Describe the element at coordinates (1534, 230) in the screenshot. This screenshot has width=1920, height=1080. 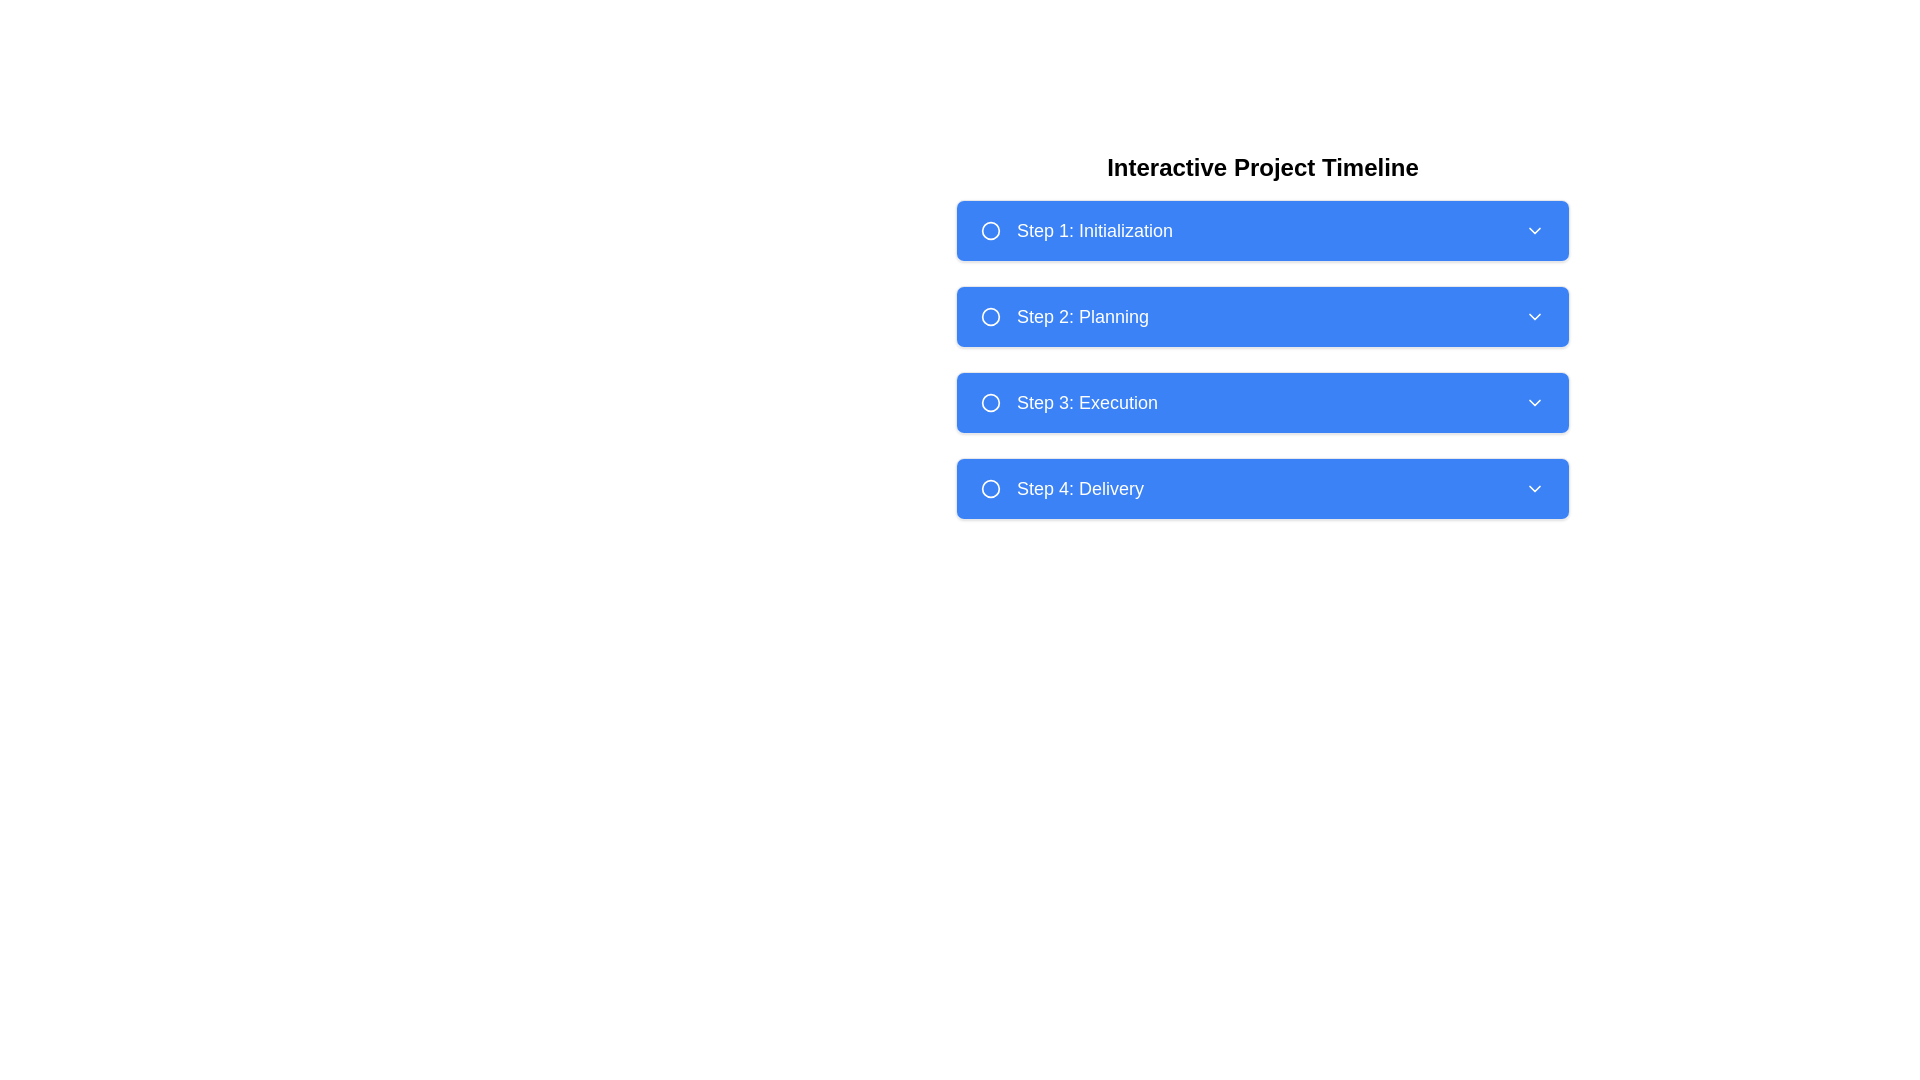
I see `the icon located at the rightmost end of the 'Step 1: Initialization' section` at that location.